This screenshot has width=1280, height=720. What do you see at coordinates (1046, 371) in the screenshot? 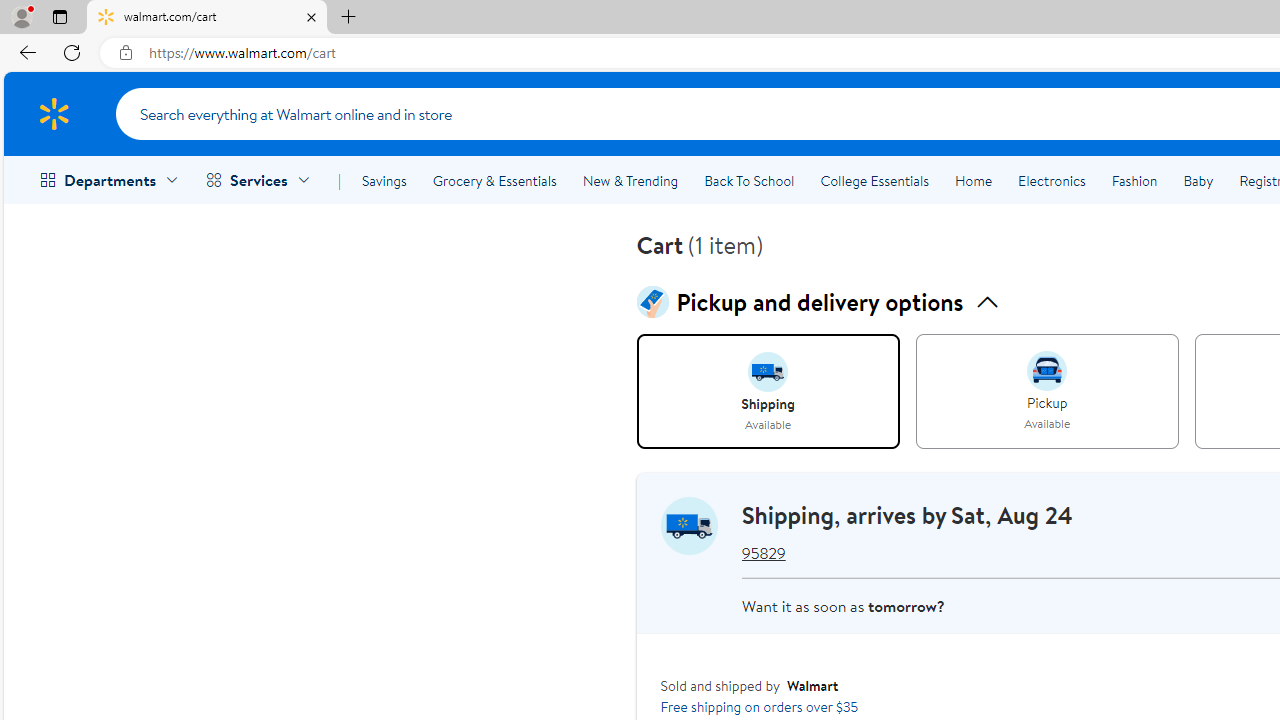
I see `'intent image for pickup'` at bounding box center [1046, 371].